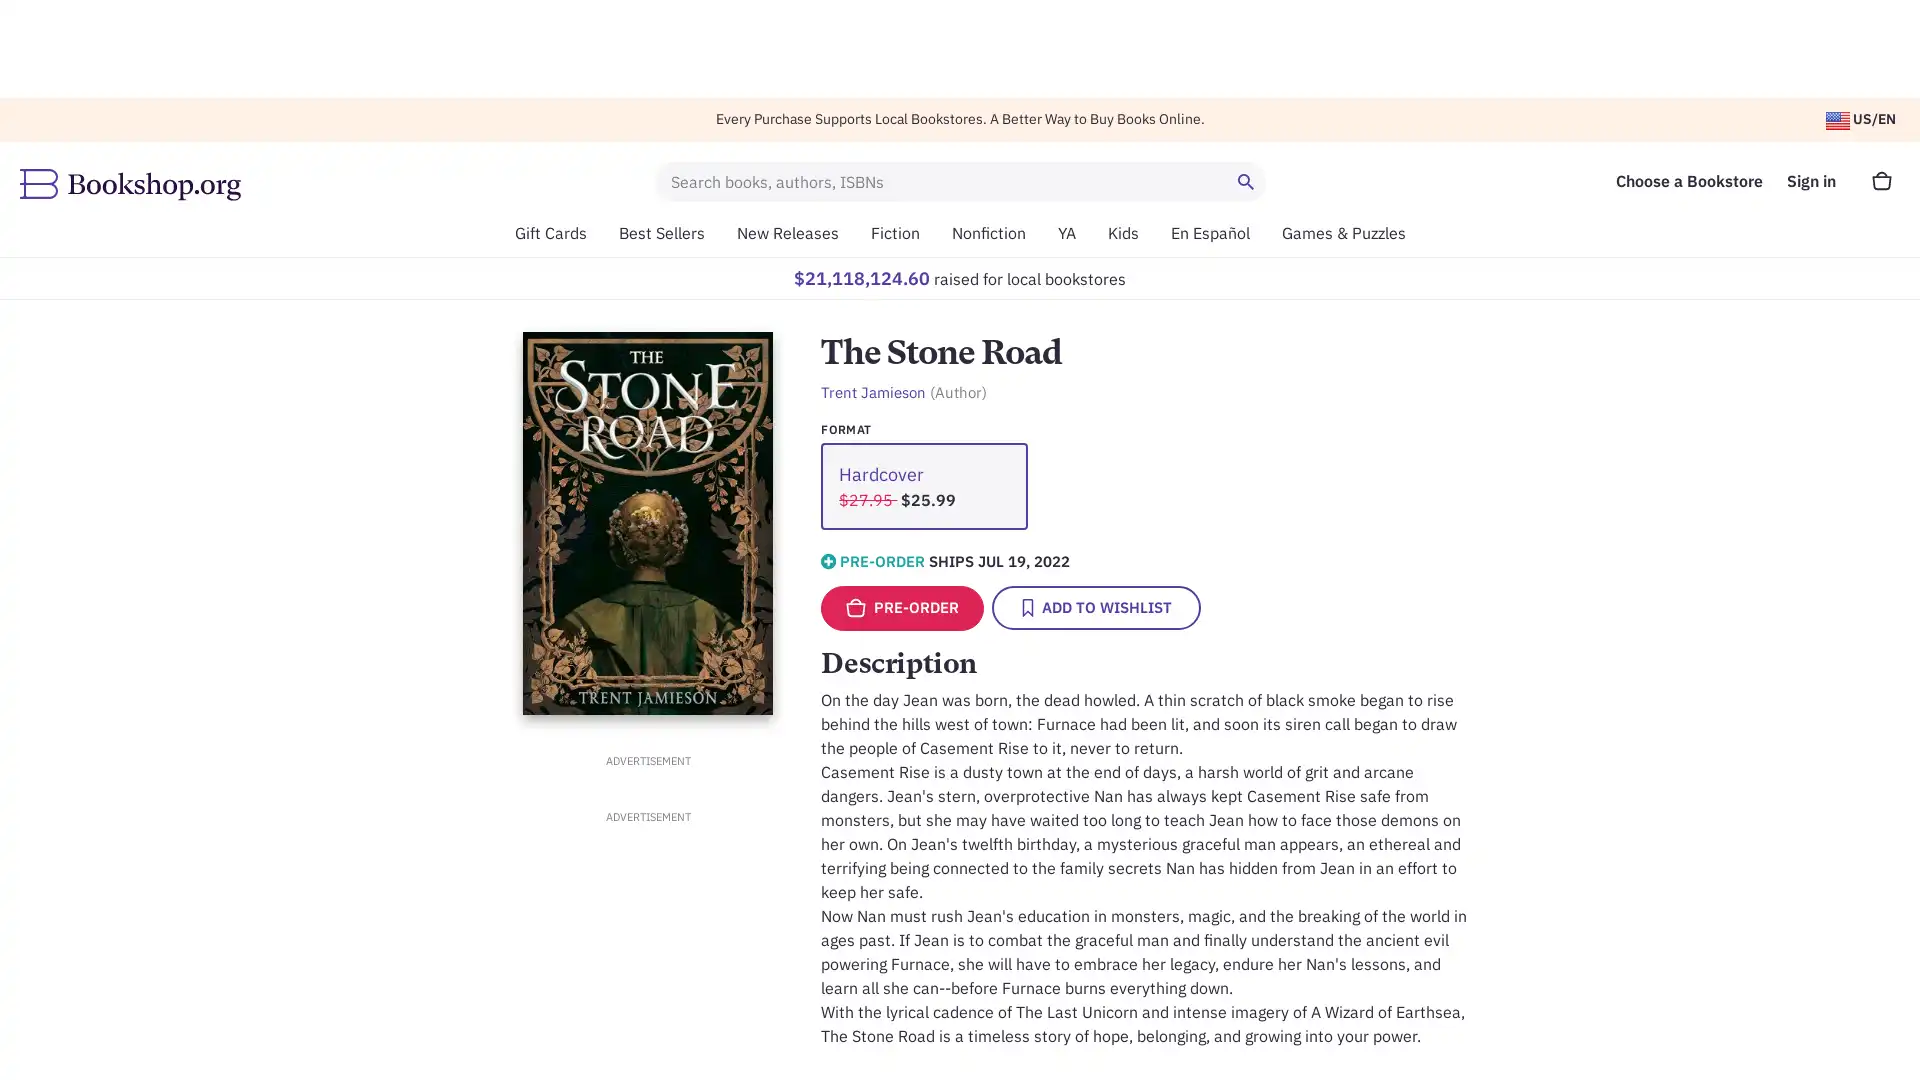 Image resolution: width=1920 pixels, height=1080 pixels. What do you see at coordinates (901, 606) in the screenshot?
I see `PRE-ORDER` at bounding box center [901, 606].